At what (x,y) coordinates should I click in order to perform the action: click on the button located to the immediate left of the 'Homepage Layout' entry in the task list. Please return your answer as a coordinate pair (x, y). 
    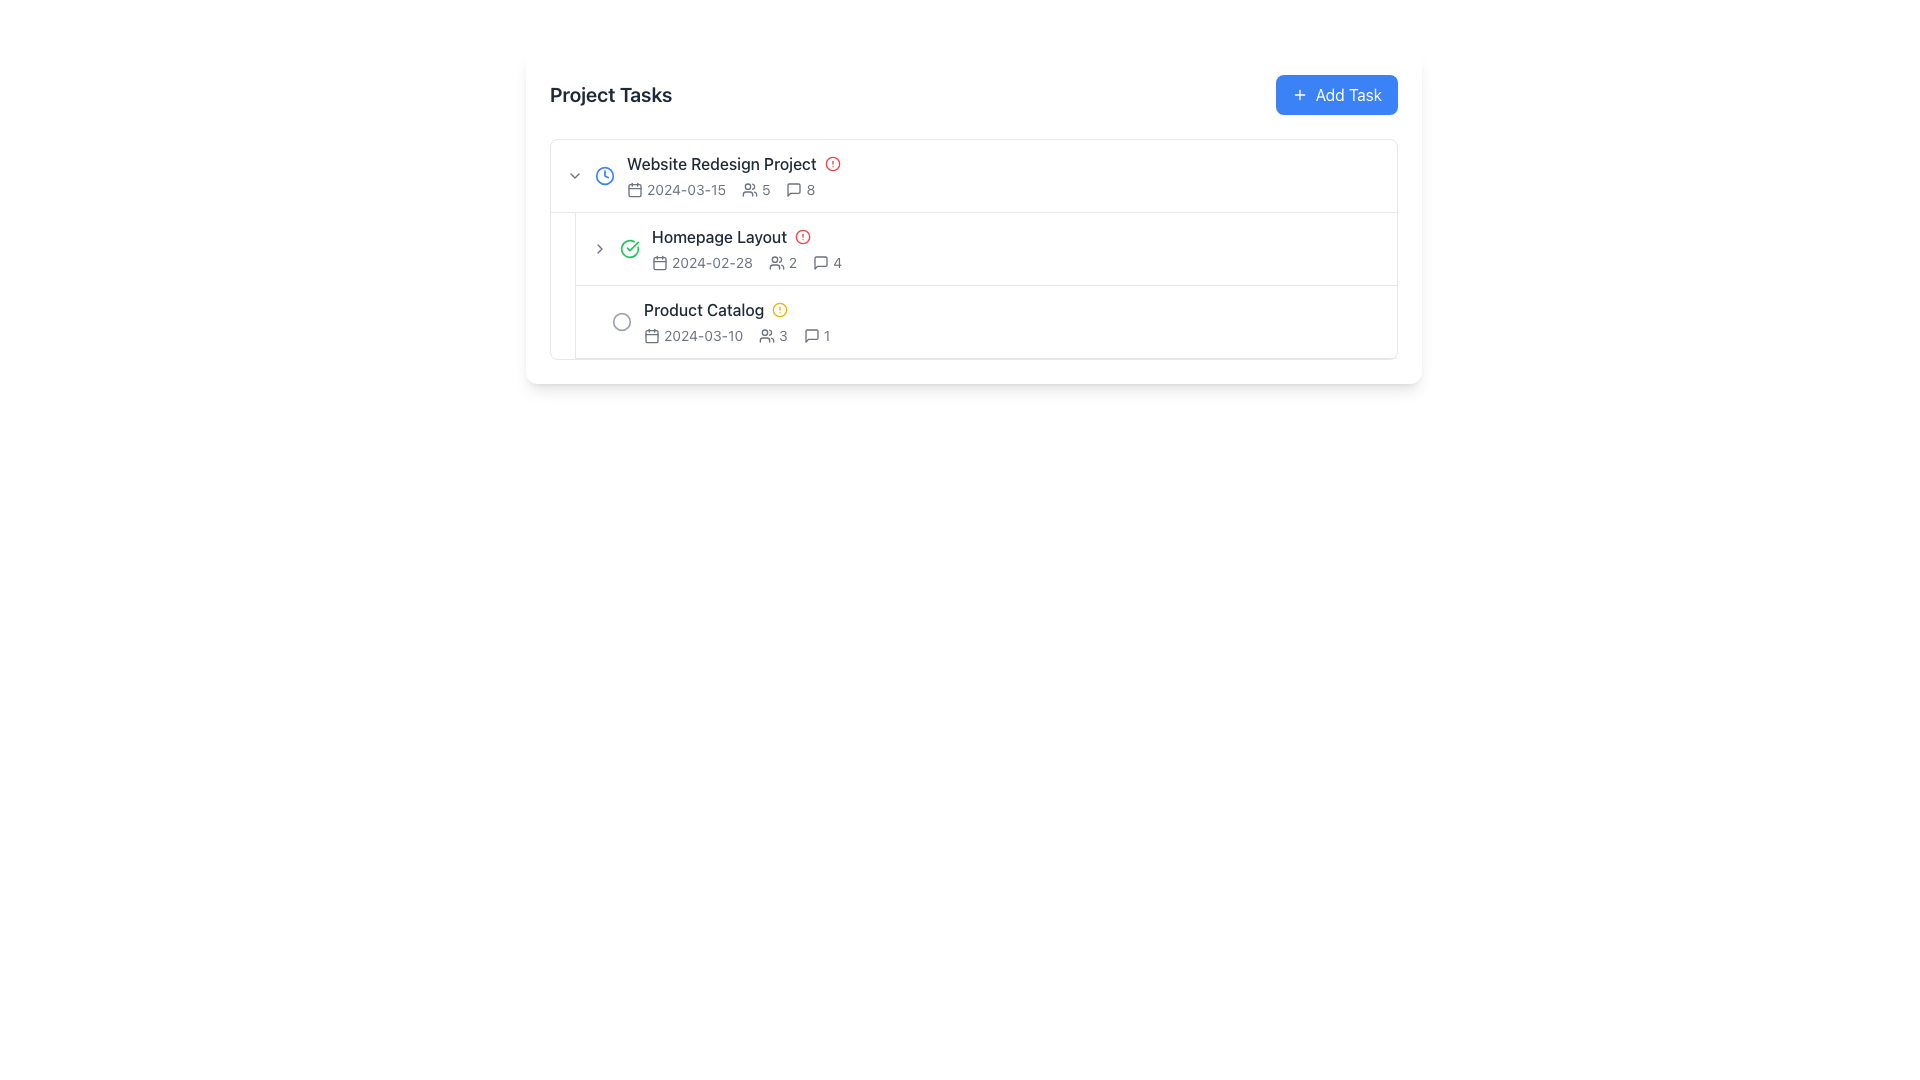
    Looking at the image, I should click on (599, 248).